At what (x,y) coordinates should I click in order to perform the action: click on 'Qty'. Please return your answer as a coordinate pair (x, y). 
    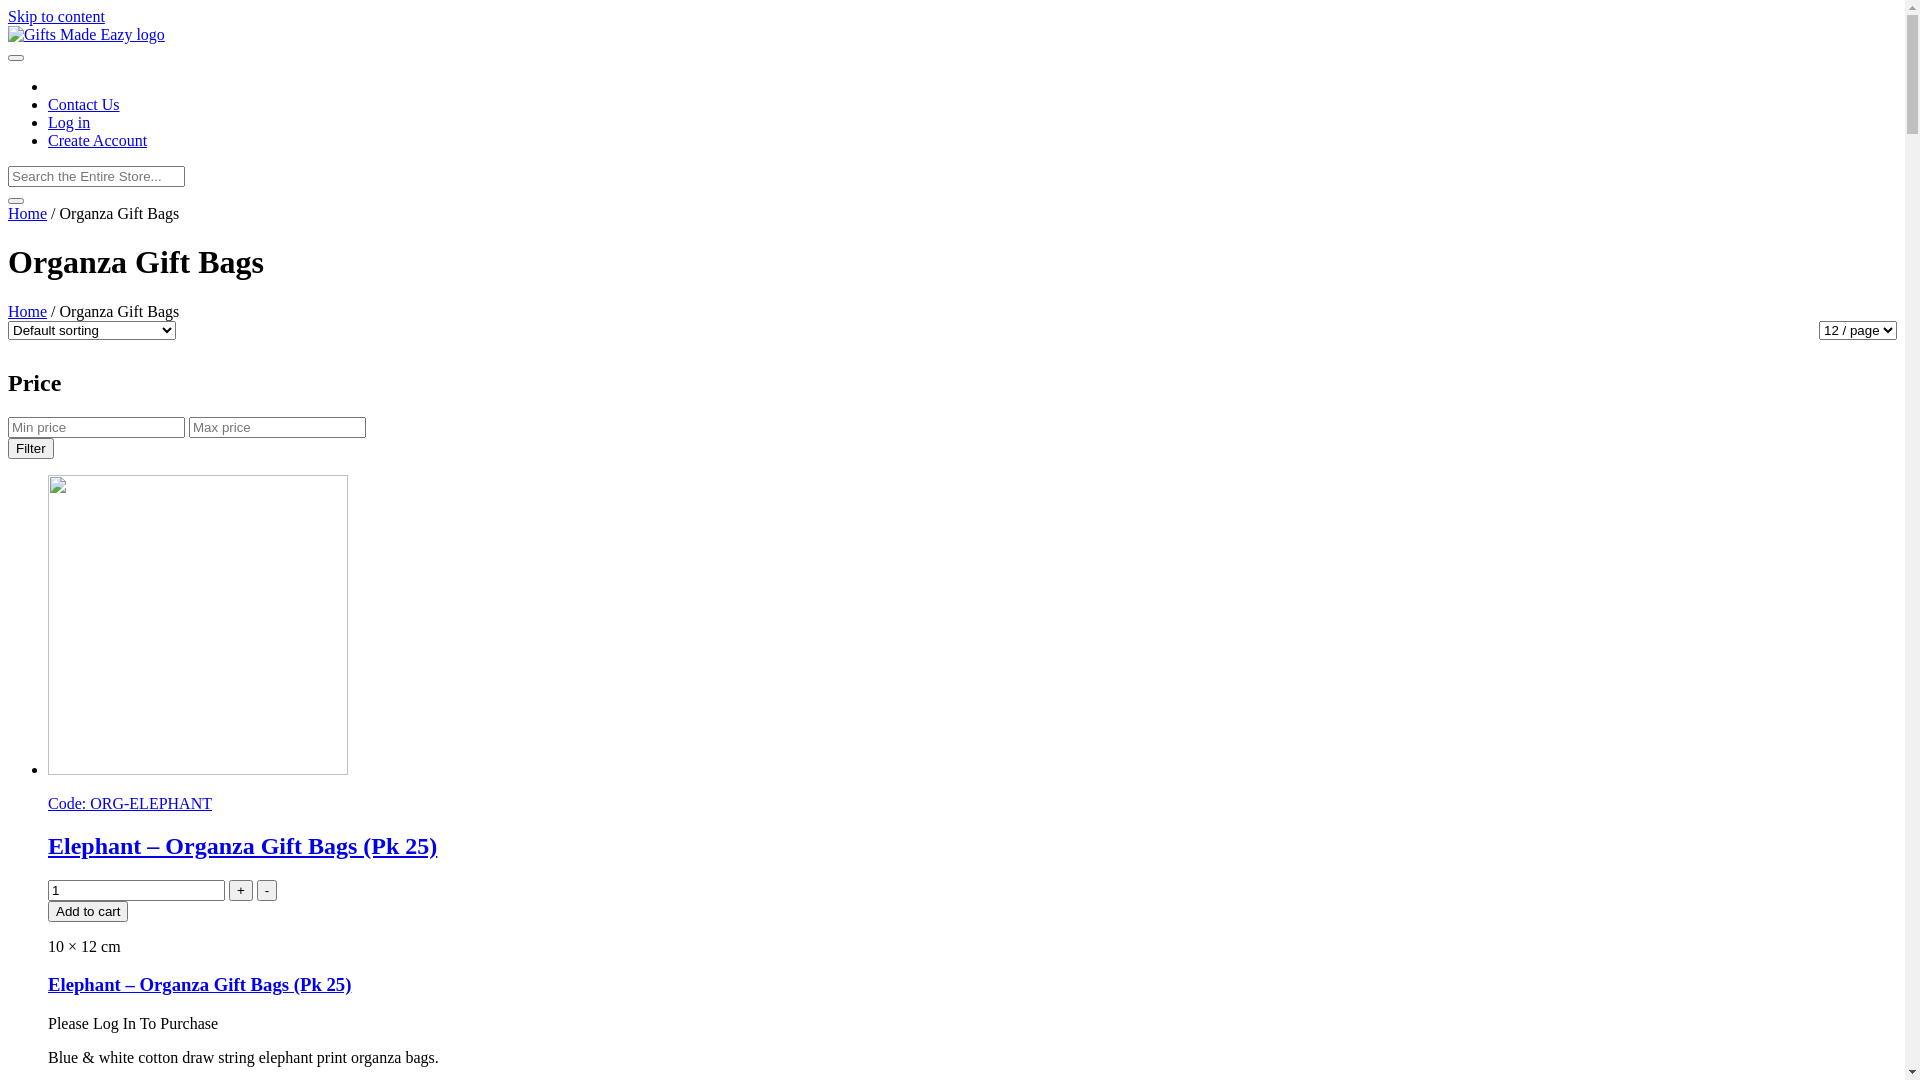
    Looking at the image, I should click on (135, 889).